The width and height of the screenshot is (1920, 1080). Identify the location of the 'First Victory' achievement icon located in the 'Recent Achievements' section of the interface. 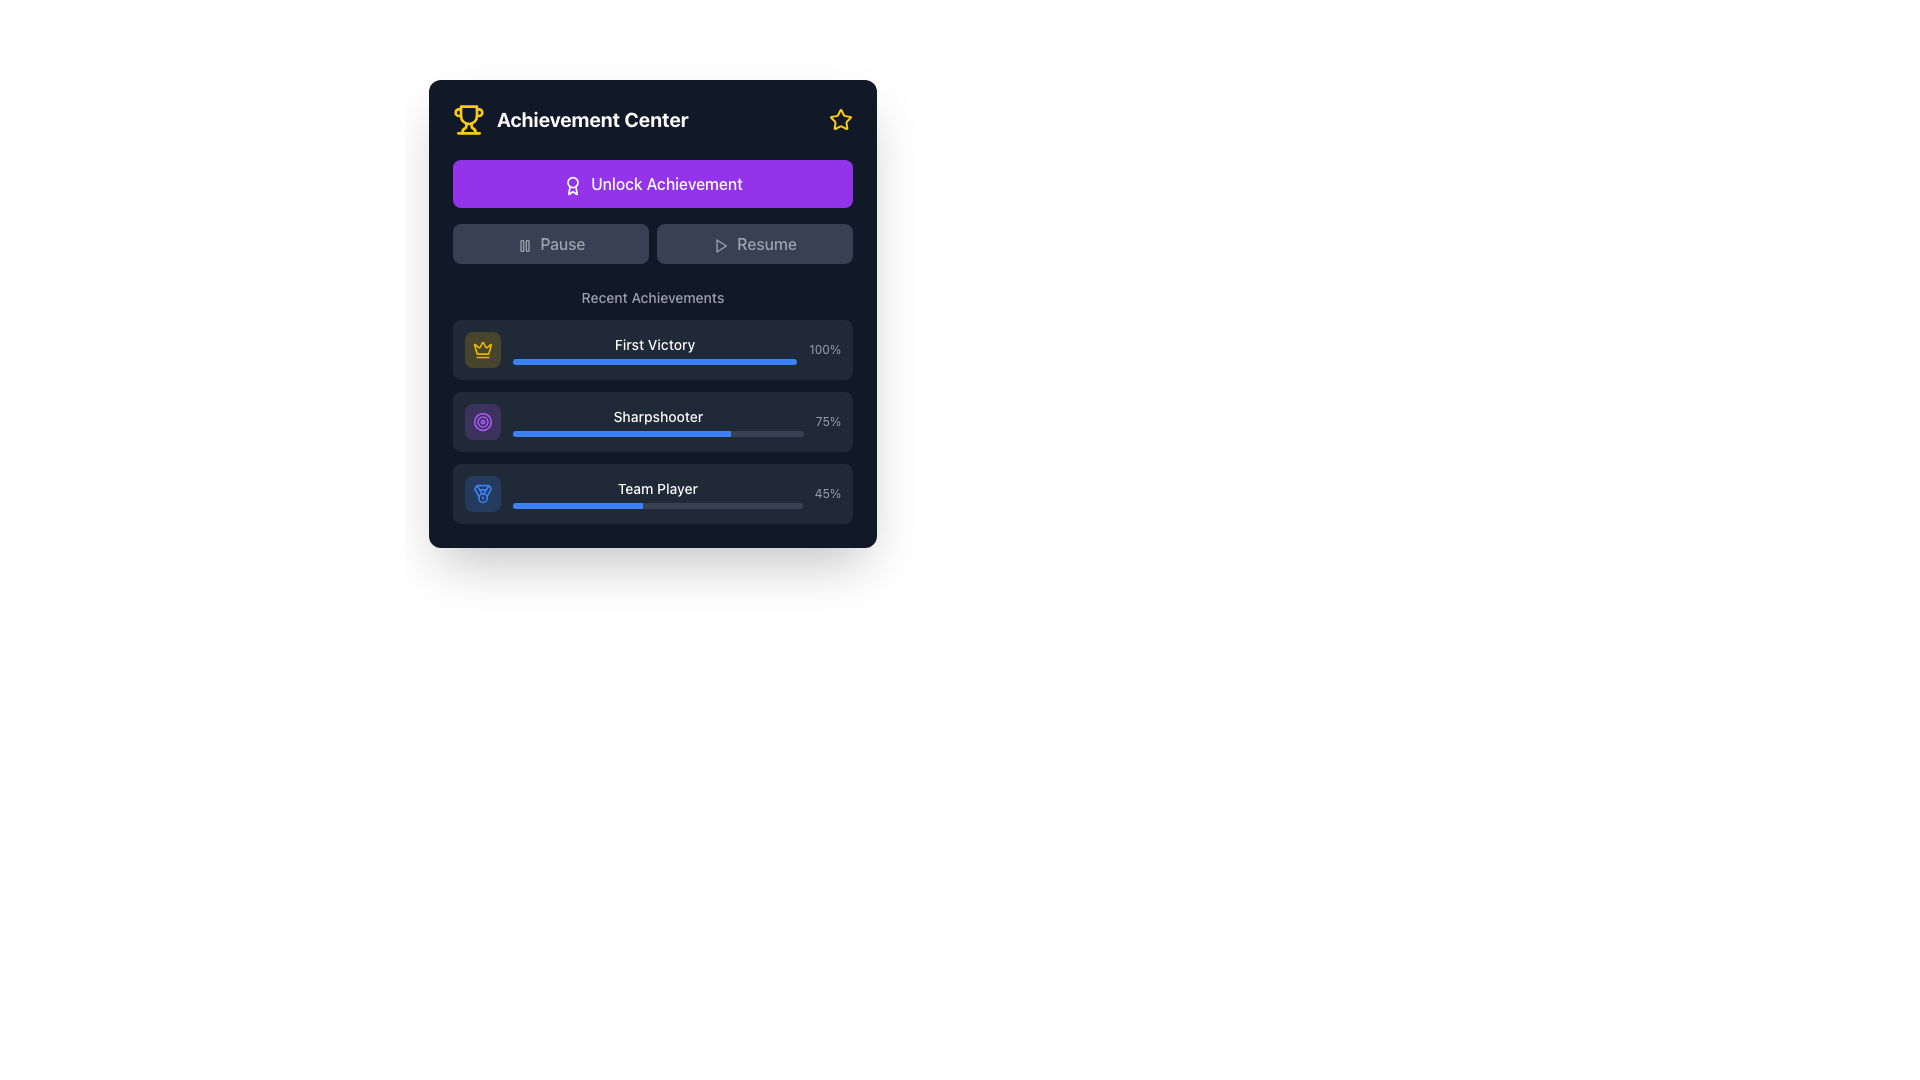
(483, 349).